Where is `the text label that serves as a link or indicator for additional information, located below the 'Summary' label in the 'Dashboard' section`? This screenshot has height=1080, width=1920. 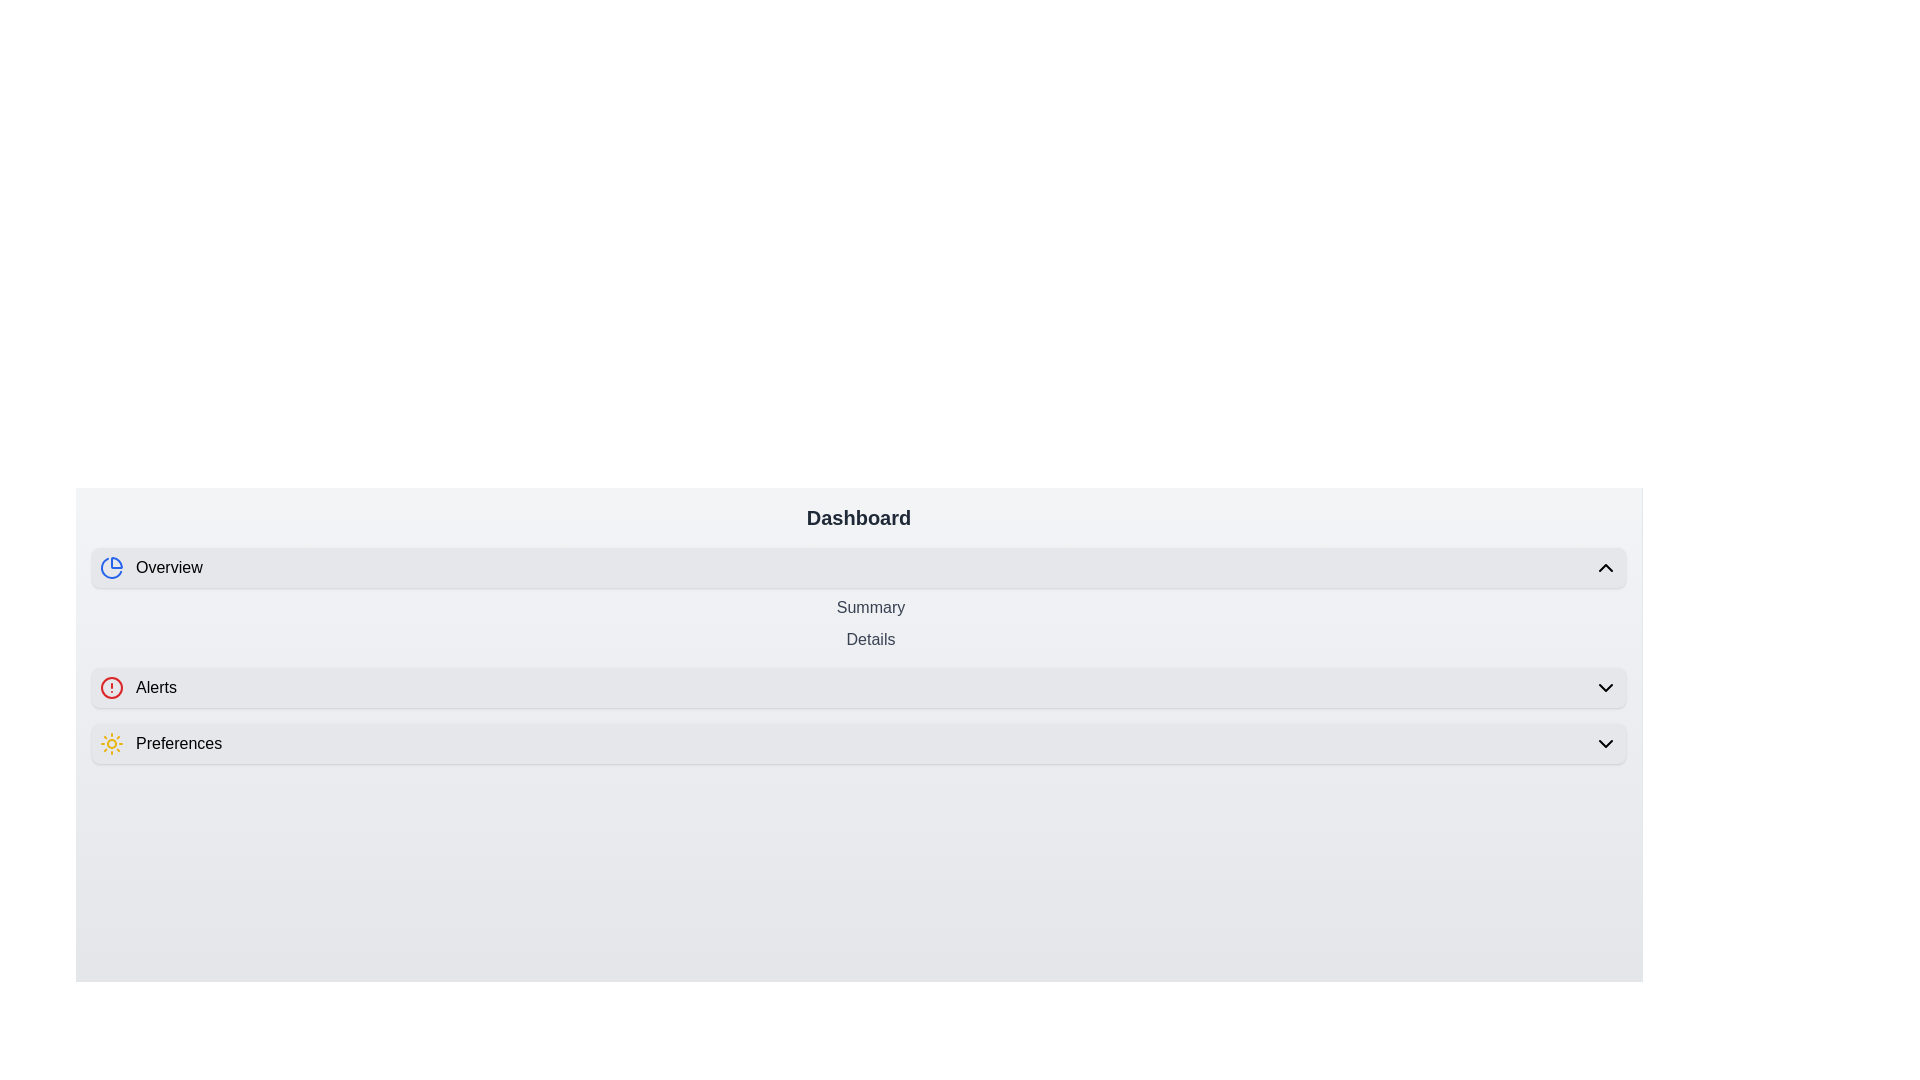 the text label that serves as a link or indicator for additional information, located below the 'Summary' label in the 'Dashboard' section is located at coordinates (870, 640).